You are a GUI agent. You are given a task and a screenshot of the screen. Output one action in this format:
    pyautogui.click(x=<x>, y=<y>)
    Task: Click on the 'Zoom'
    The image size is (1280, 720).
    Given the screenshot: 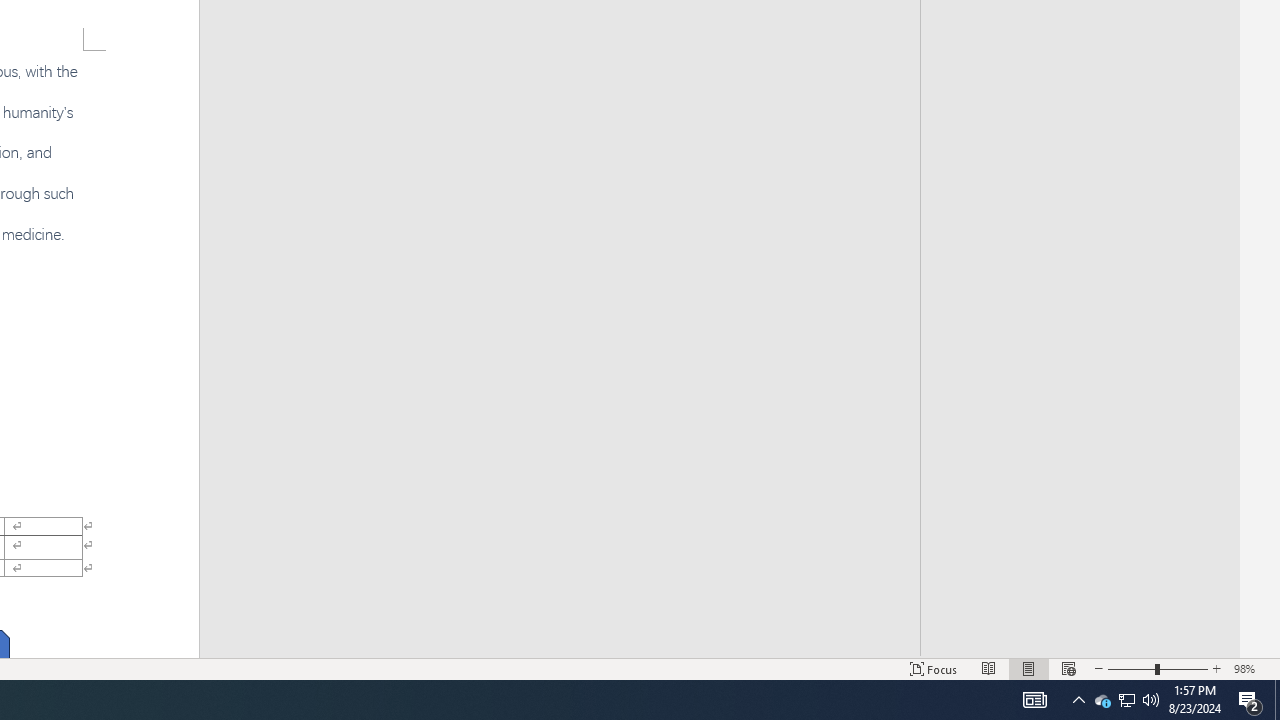 What is the action you would take?
    pyautogui.click(x=1158, y=669)
    